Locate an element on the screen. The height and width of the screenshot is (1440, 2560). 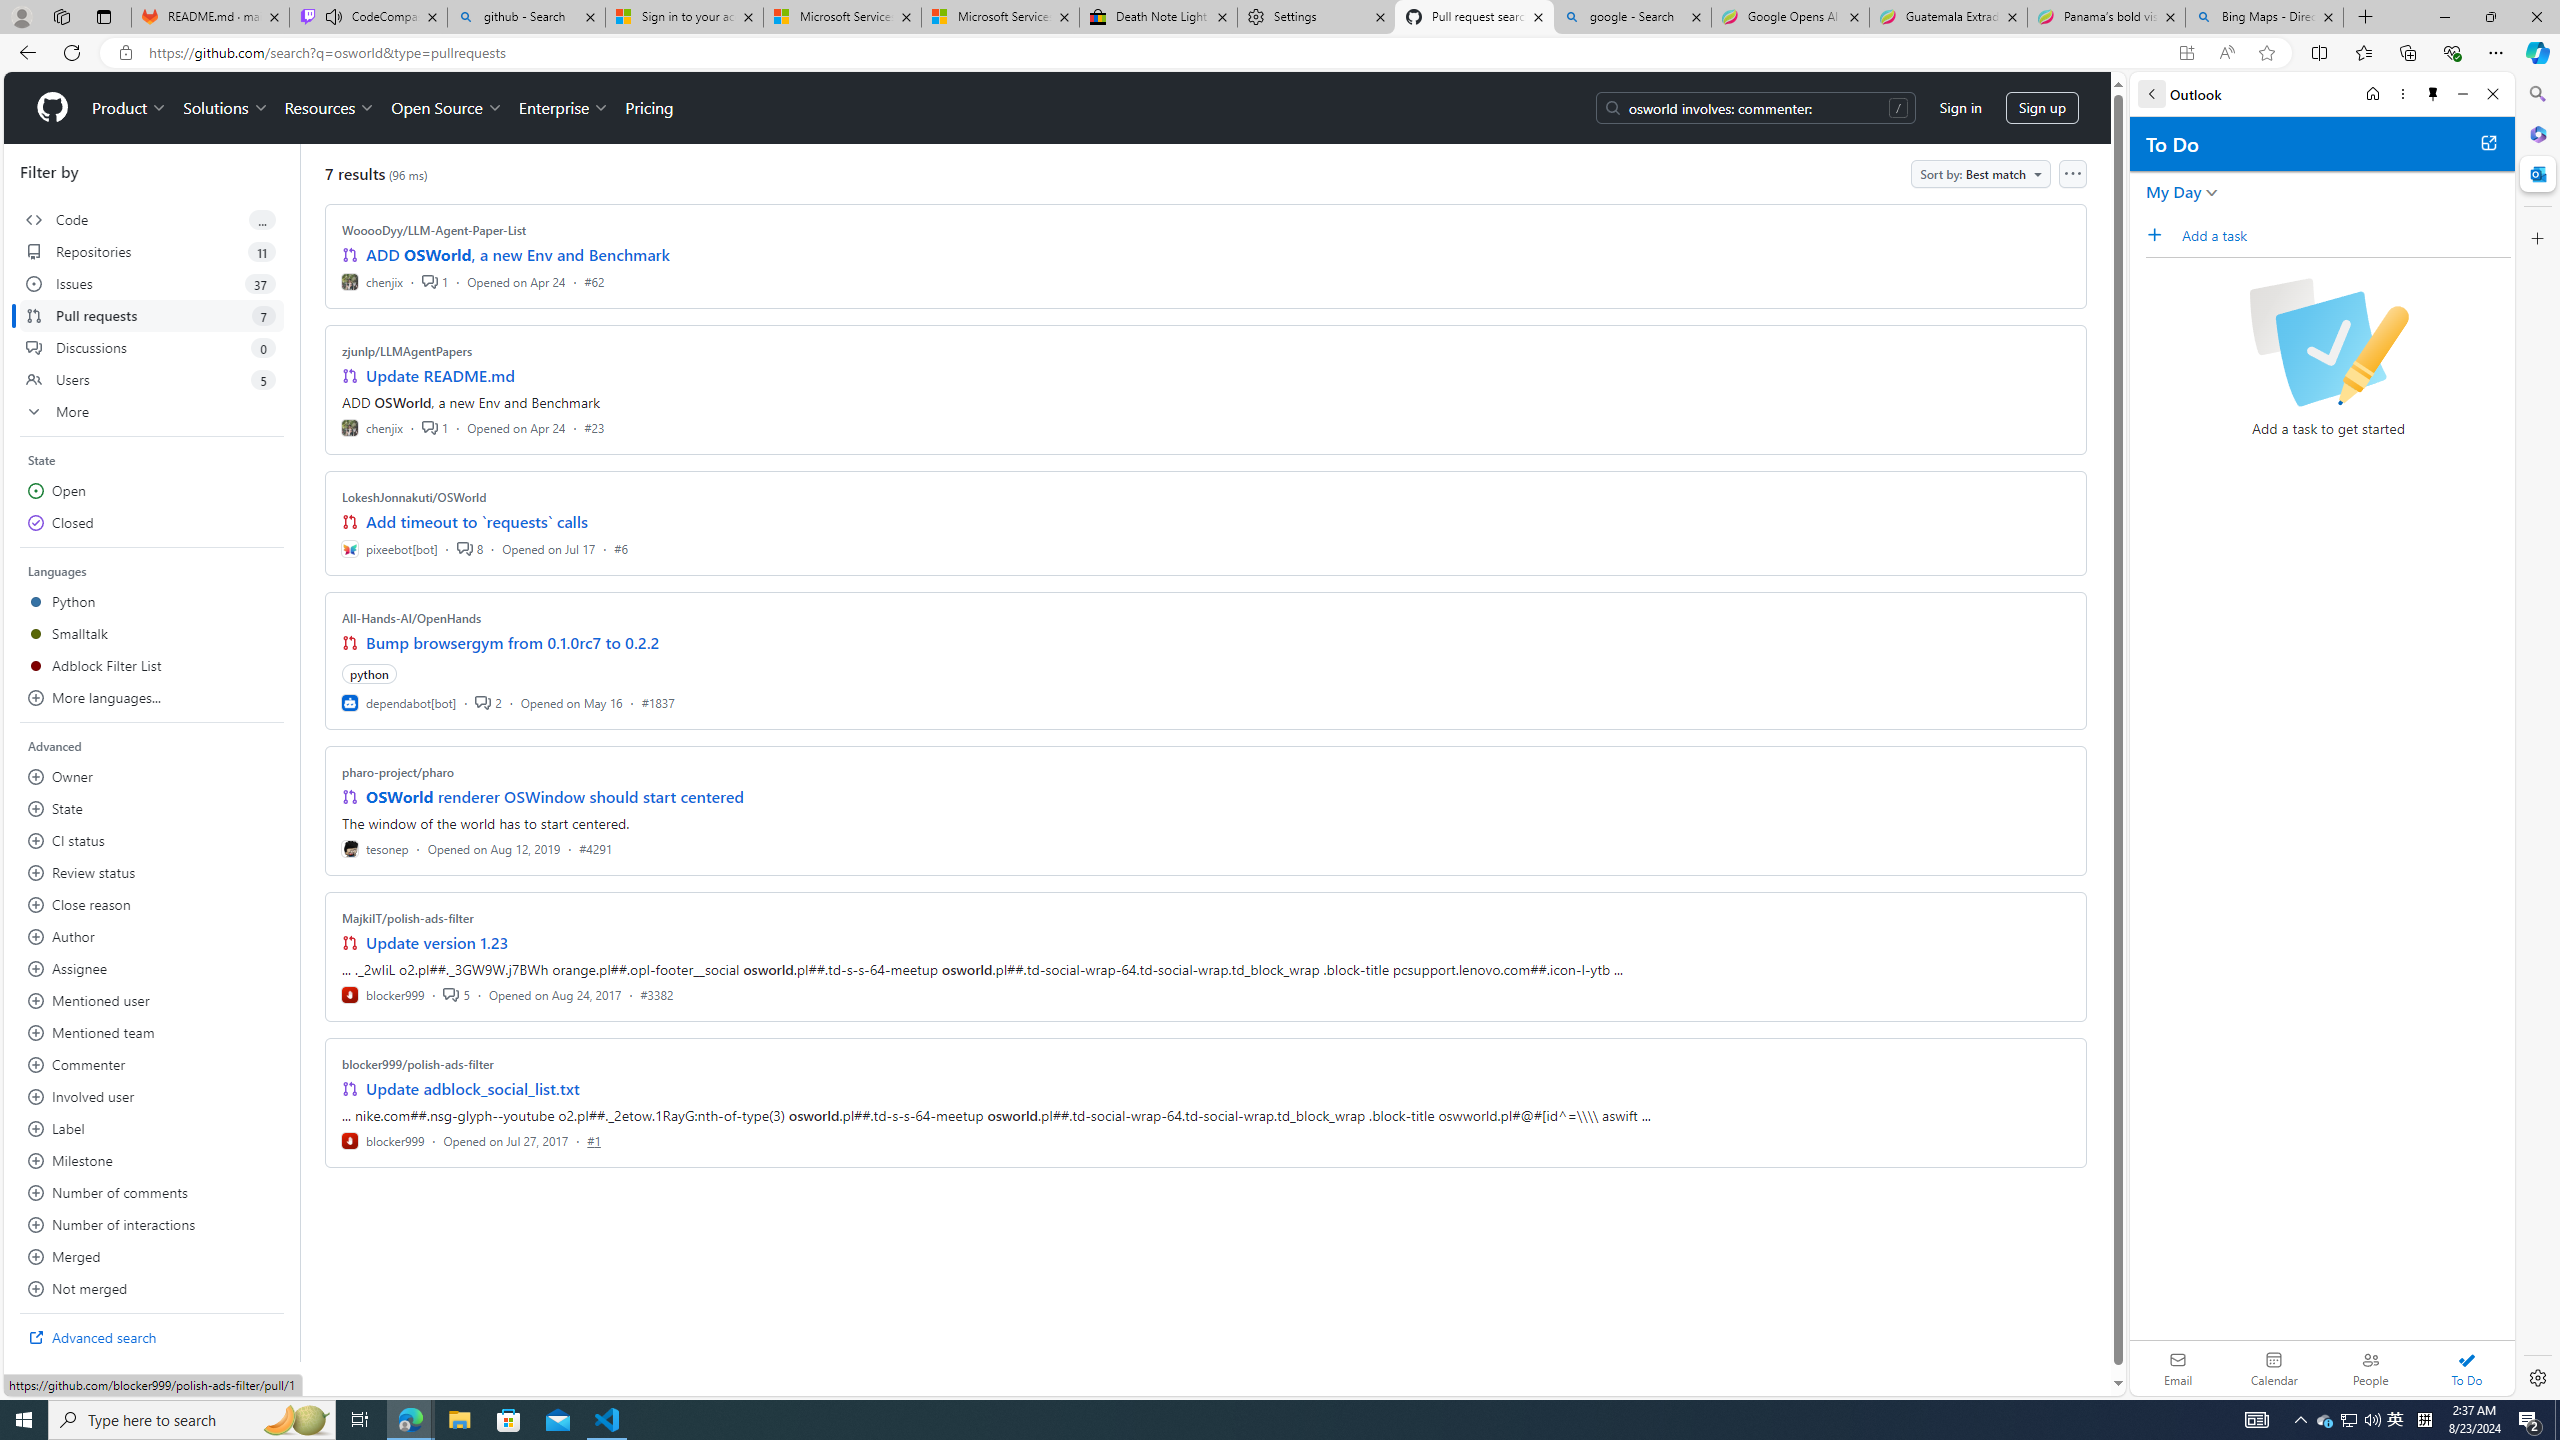
'Update version 1.23' is located at coordinates (436, 942).